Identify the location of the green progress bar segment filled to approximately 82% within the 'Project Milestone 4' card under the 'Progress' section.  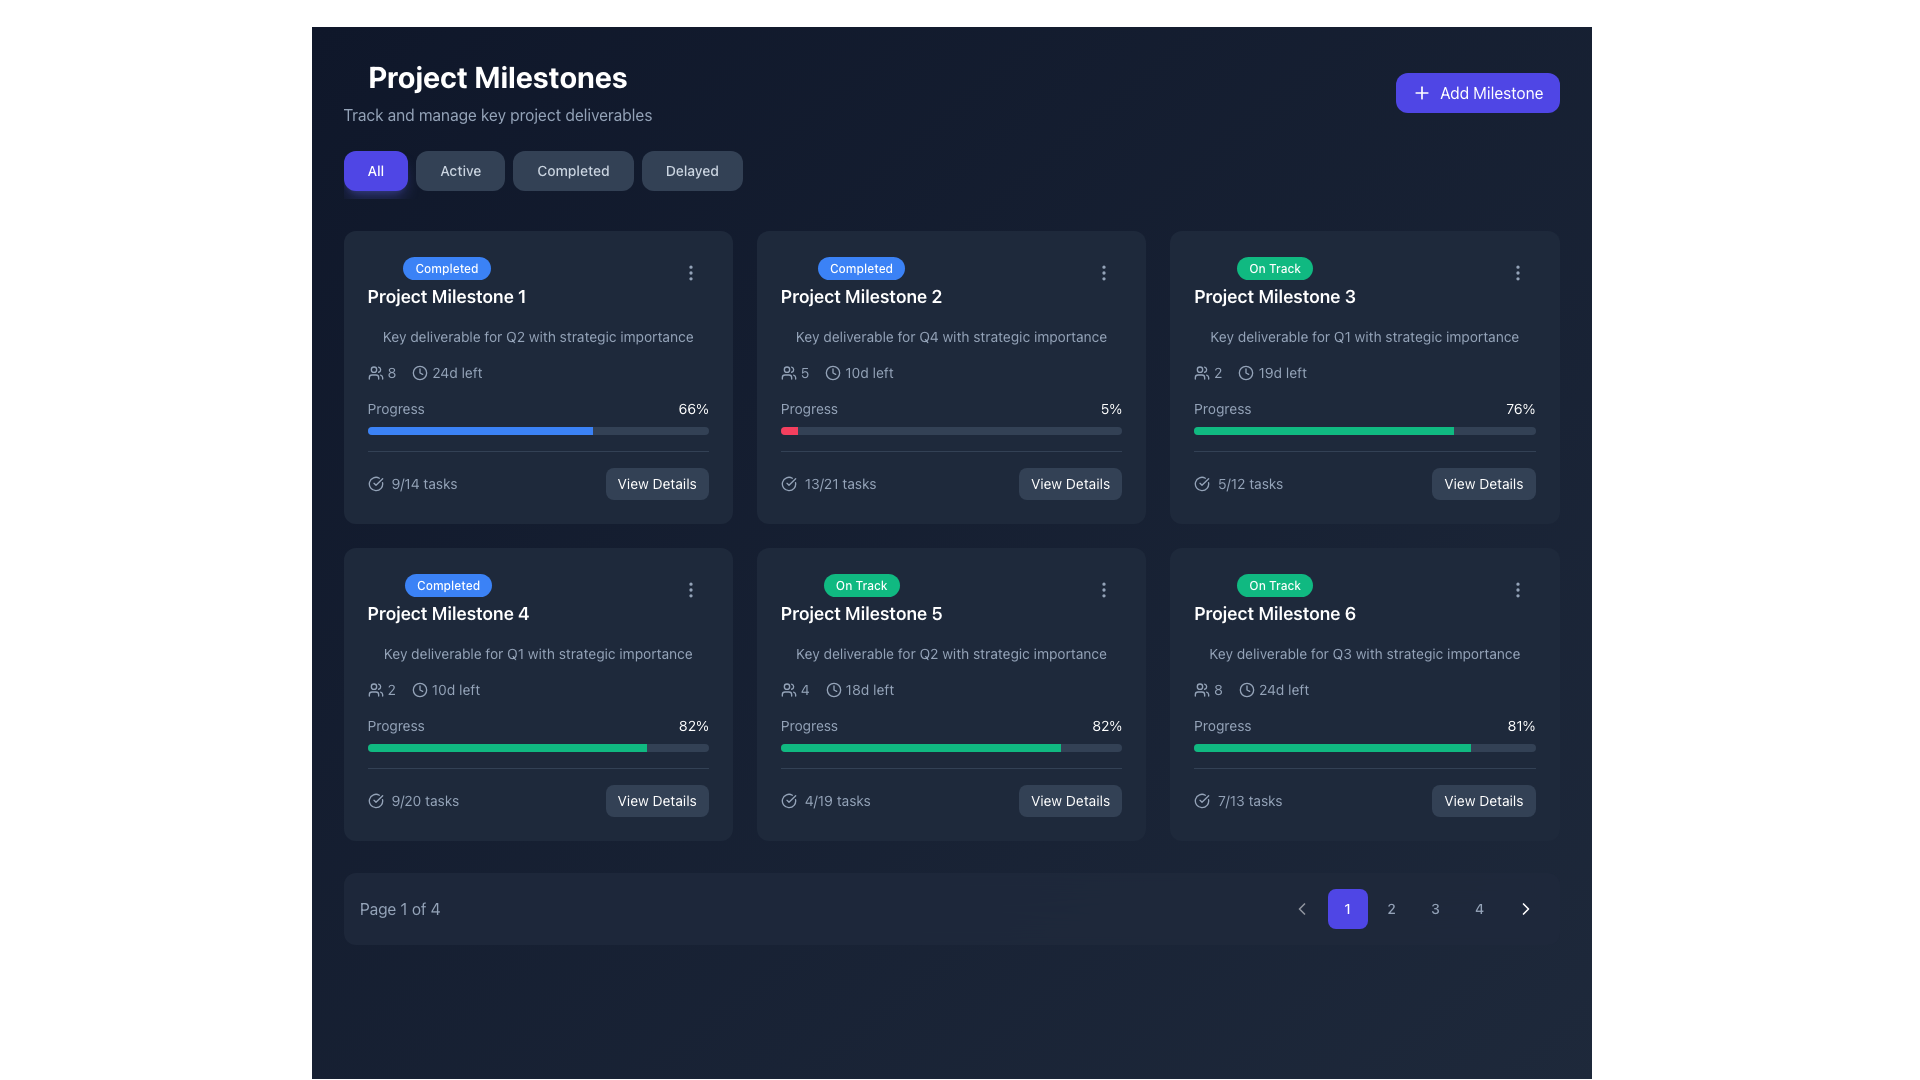
(507, 748).